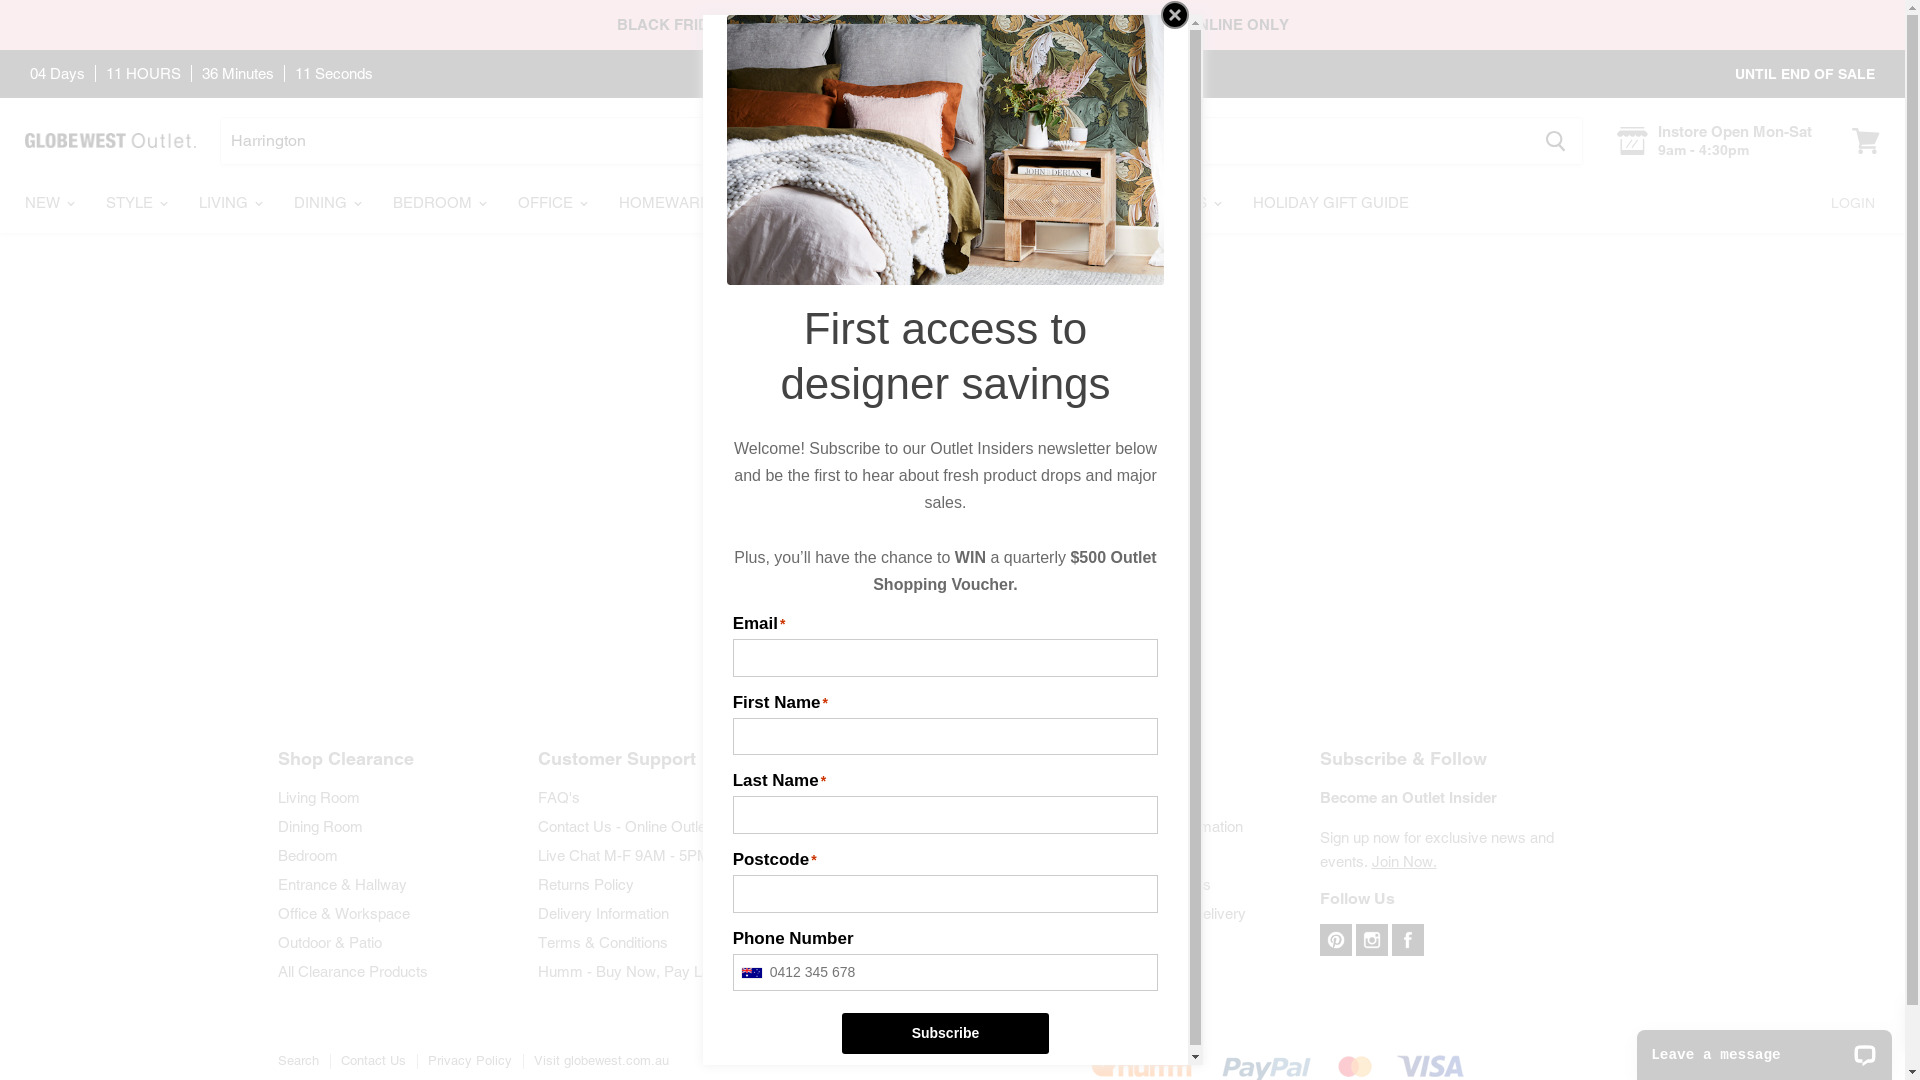  What do you see at coordinates (229, 203) in the screenshot?
I see `'LIVING'` at bounding box center [229, 203].